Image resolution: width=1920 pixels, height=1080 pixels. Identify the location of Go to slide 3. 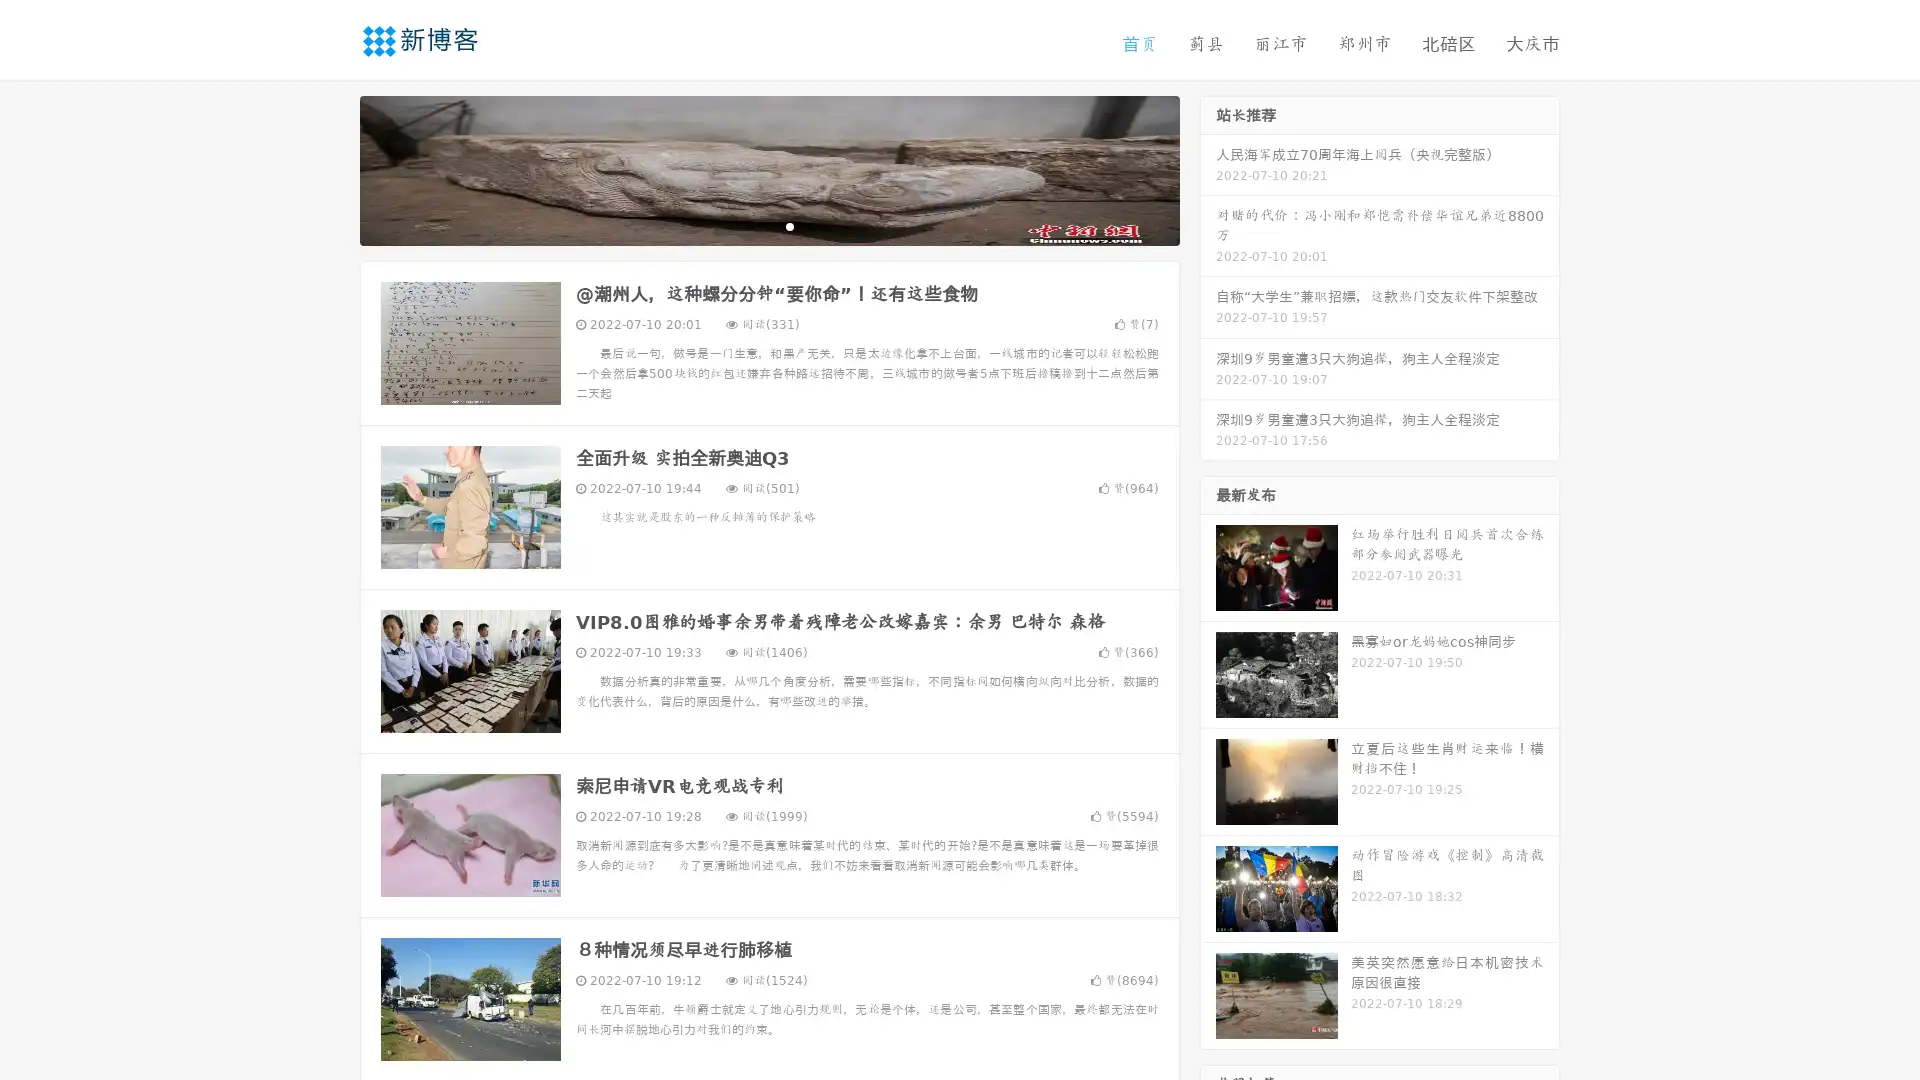
(789, 225).